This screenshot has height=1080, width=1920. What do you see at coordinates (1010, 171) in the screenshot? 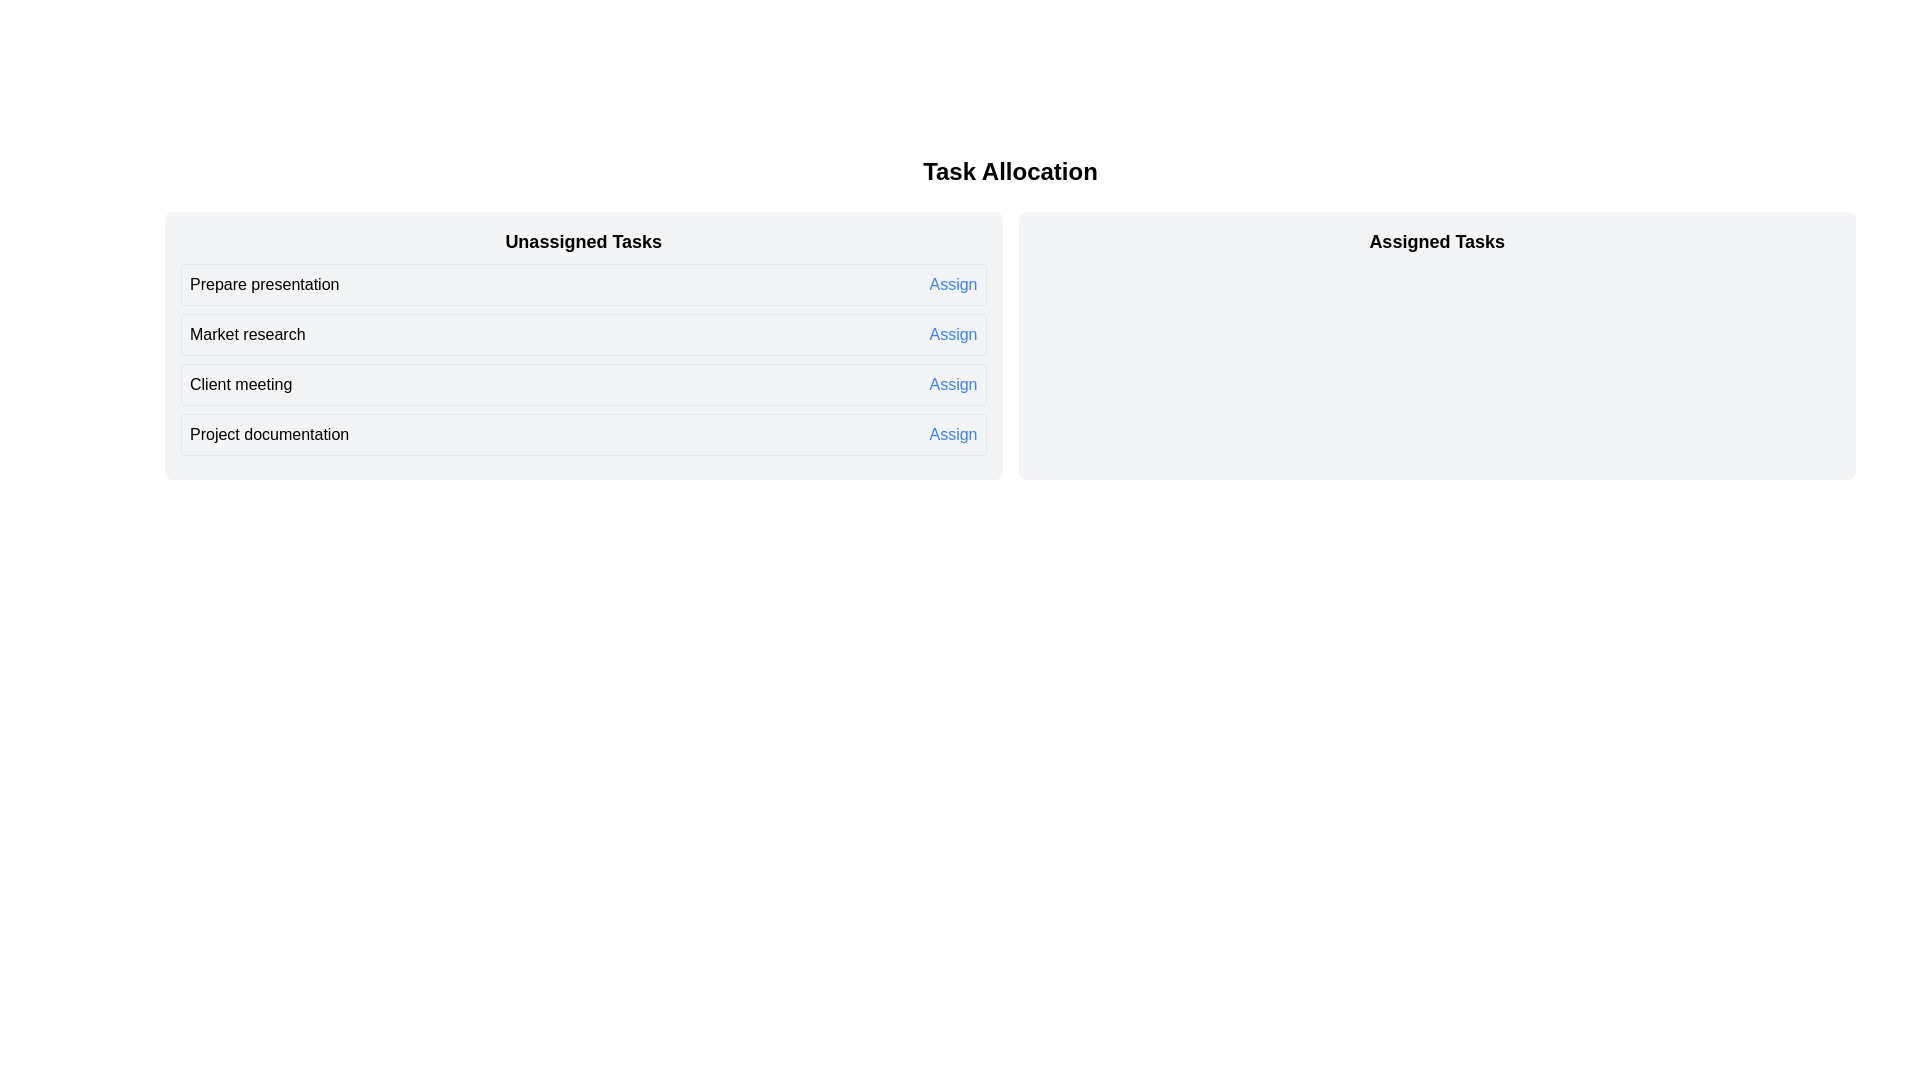
I see `the header text element that serves as the main title for the section above 'Unassigned Tasks' and 'Assigned Tasks'` at bounding box center [1010, 171].